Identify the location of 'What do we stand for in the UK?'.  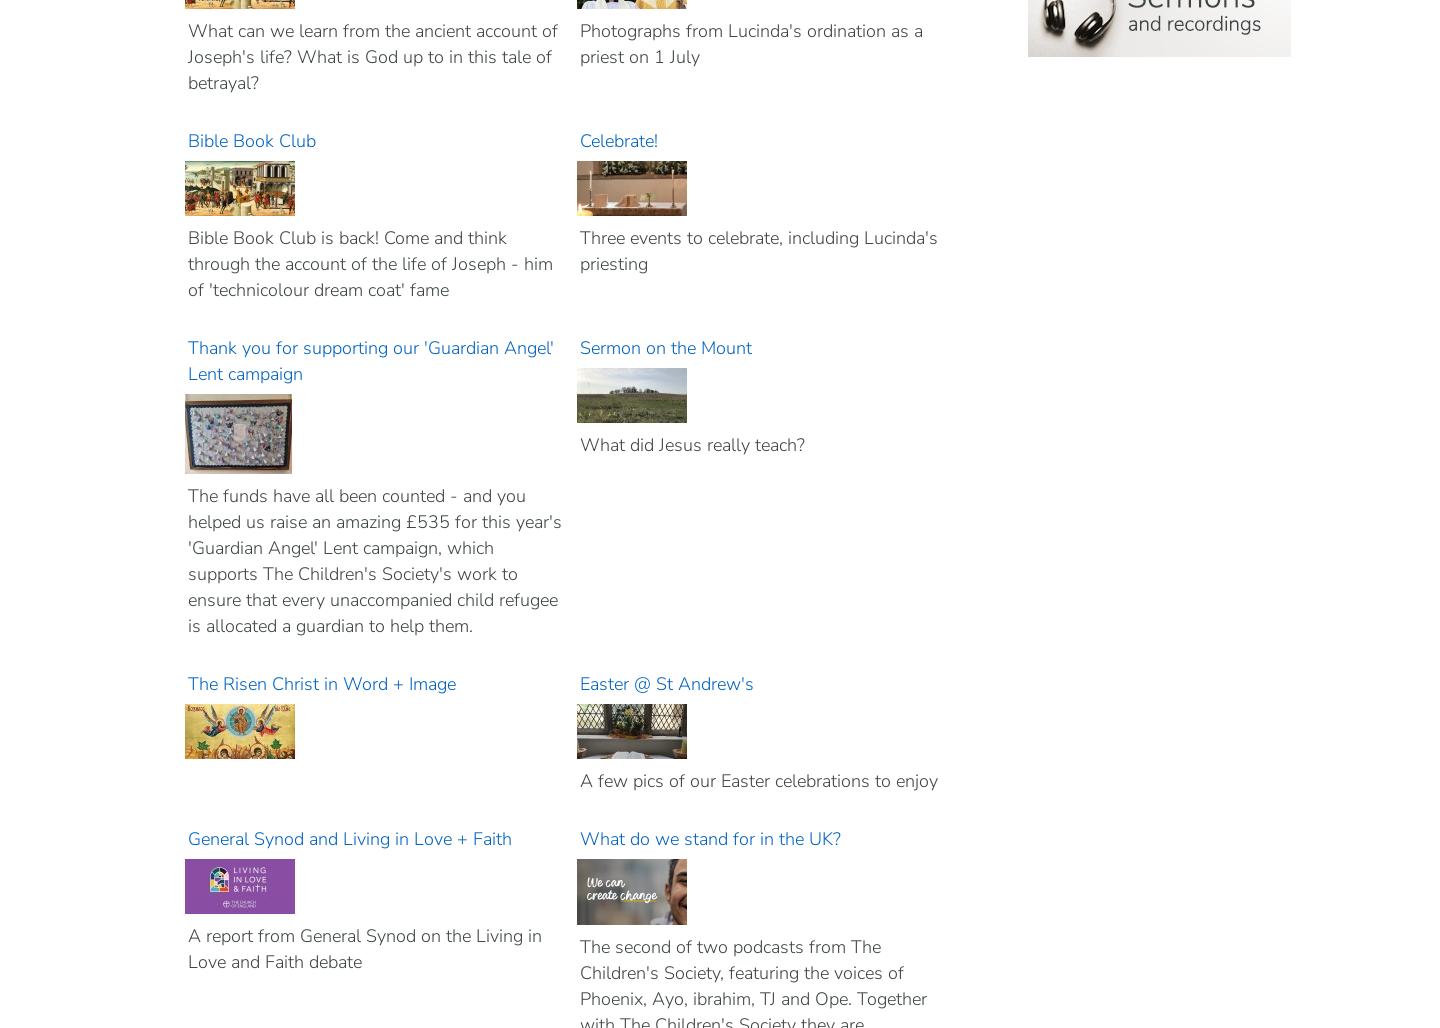
(711, 837).